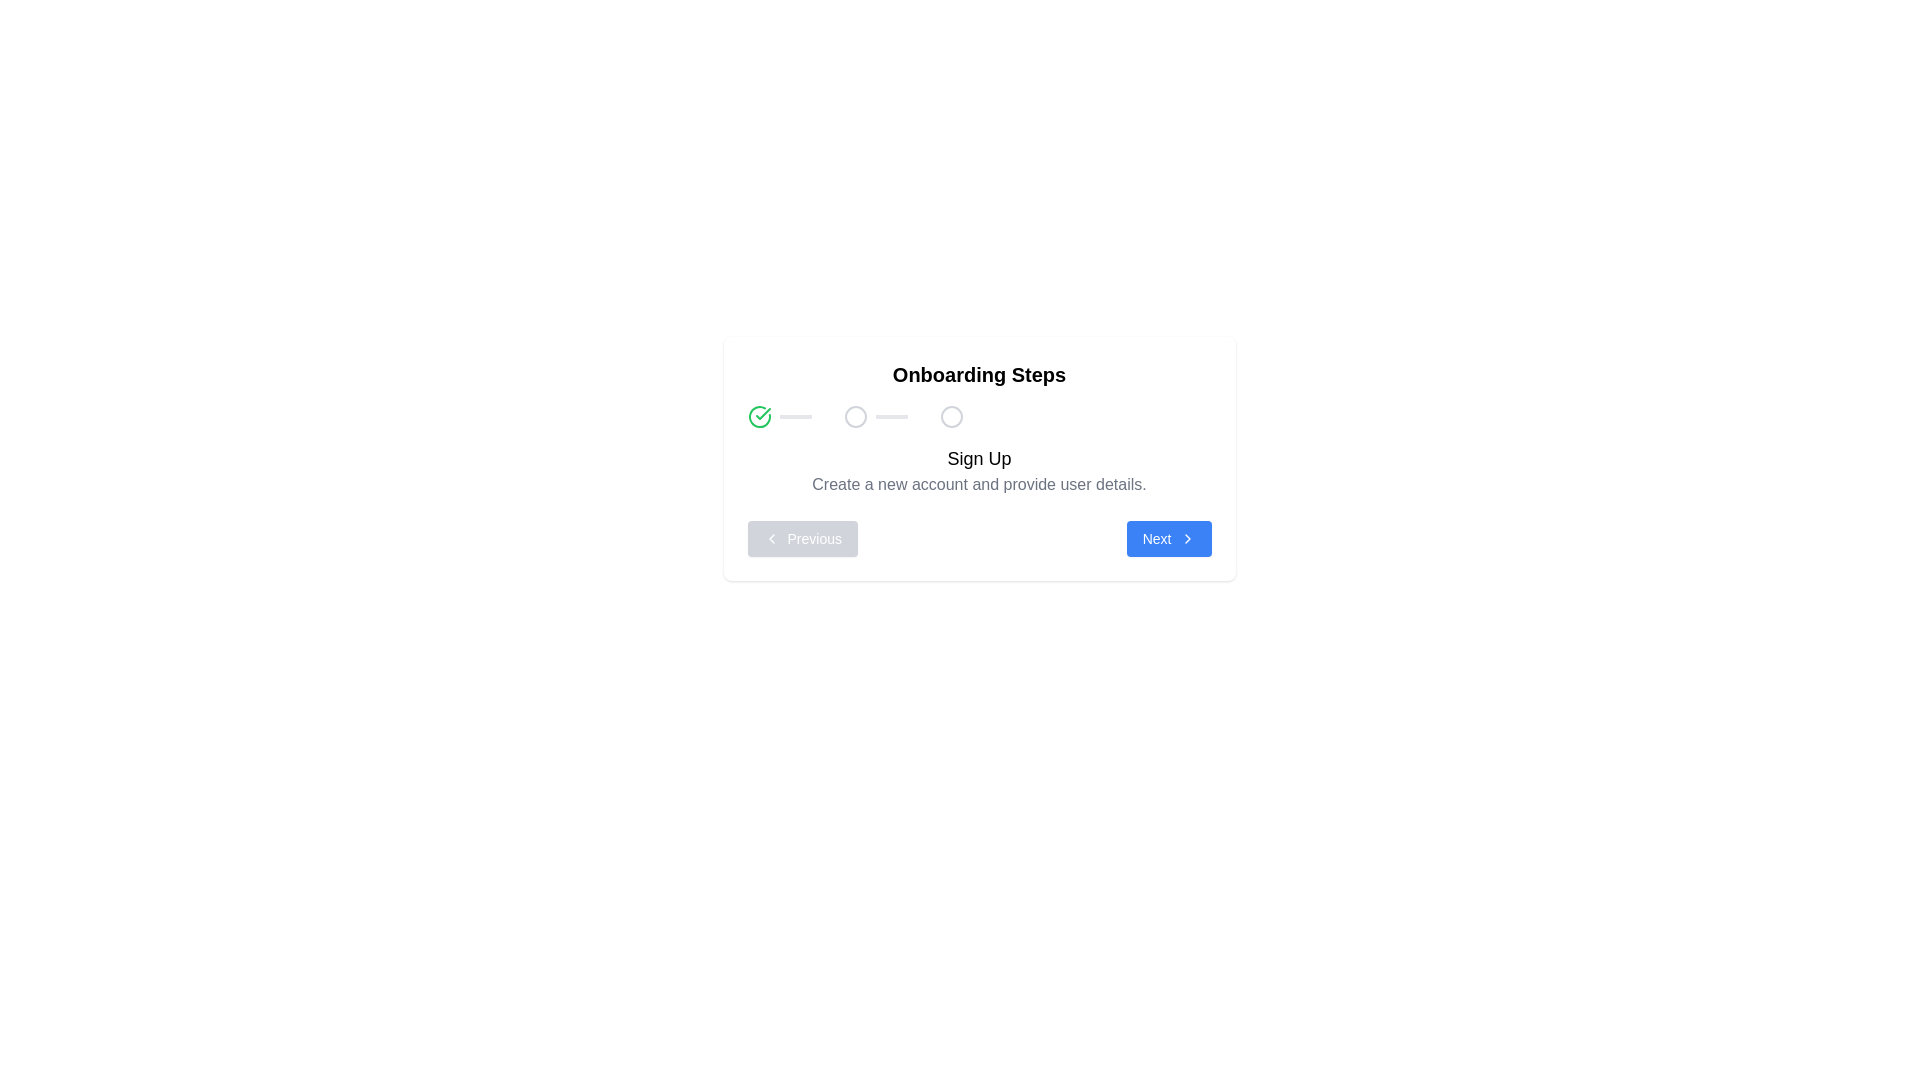  What do you see at coordinates (890, 415) in the screenshot?
I see `the Progress bar segment, which is a thin rectangular bar horizontally aligned, located between two circular icons in the multi-step onboarding panel` at bounding box center [890, 415].